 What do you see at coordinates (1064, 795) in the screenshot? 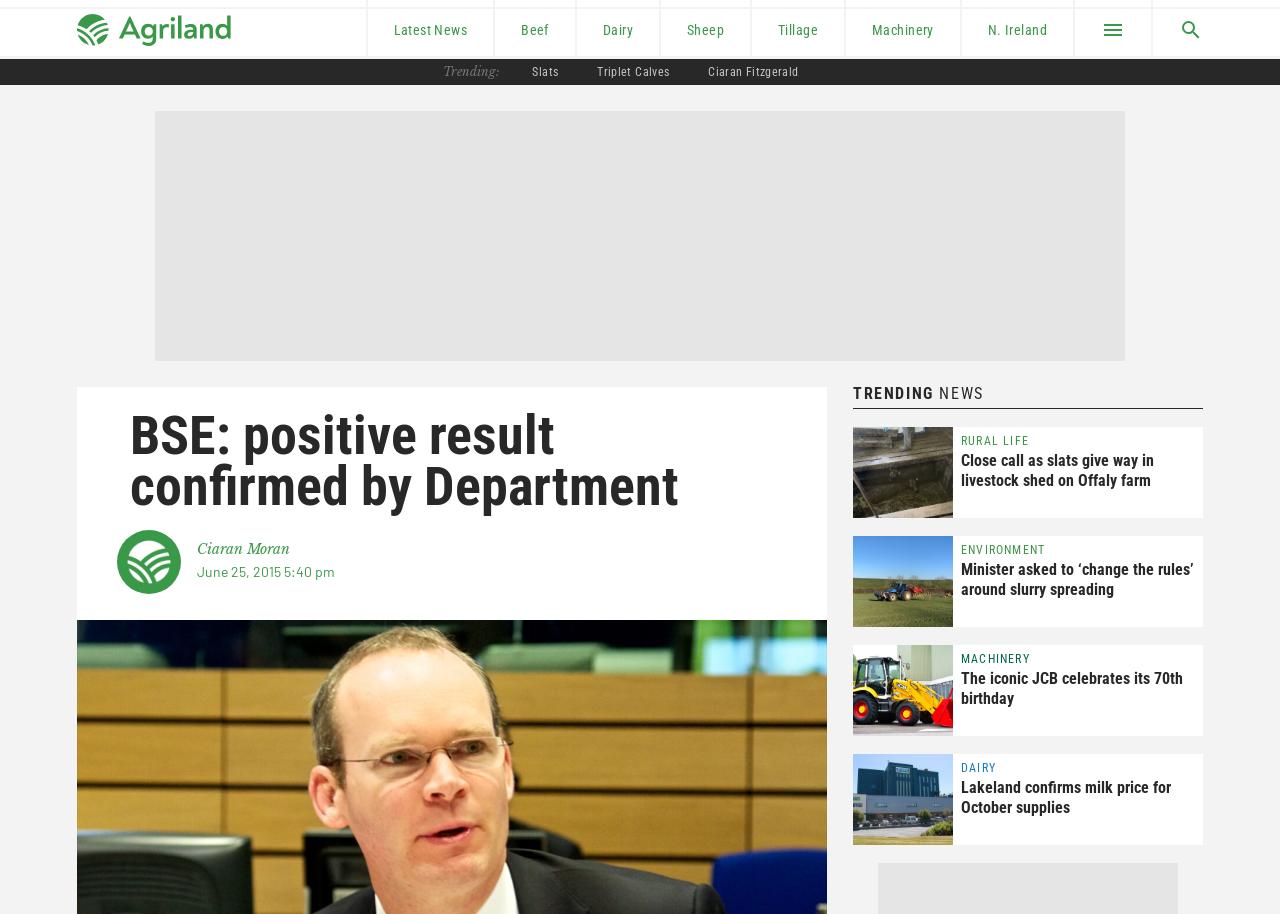
I see `'Lakeland confirms milk price for October supplies'` at bounding box center [1064, 795].